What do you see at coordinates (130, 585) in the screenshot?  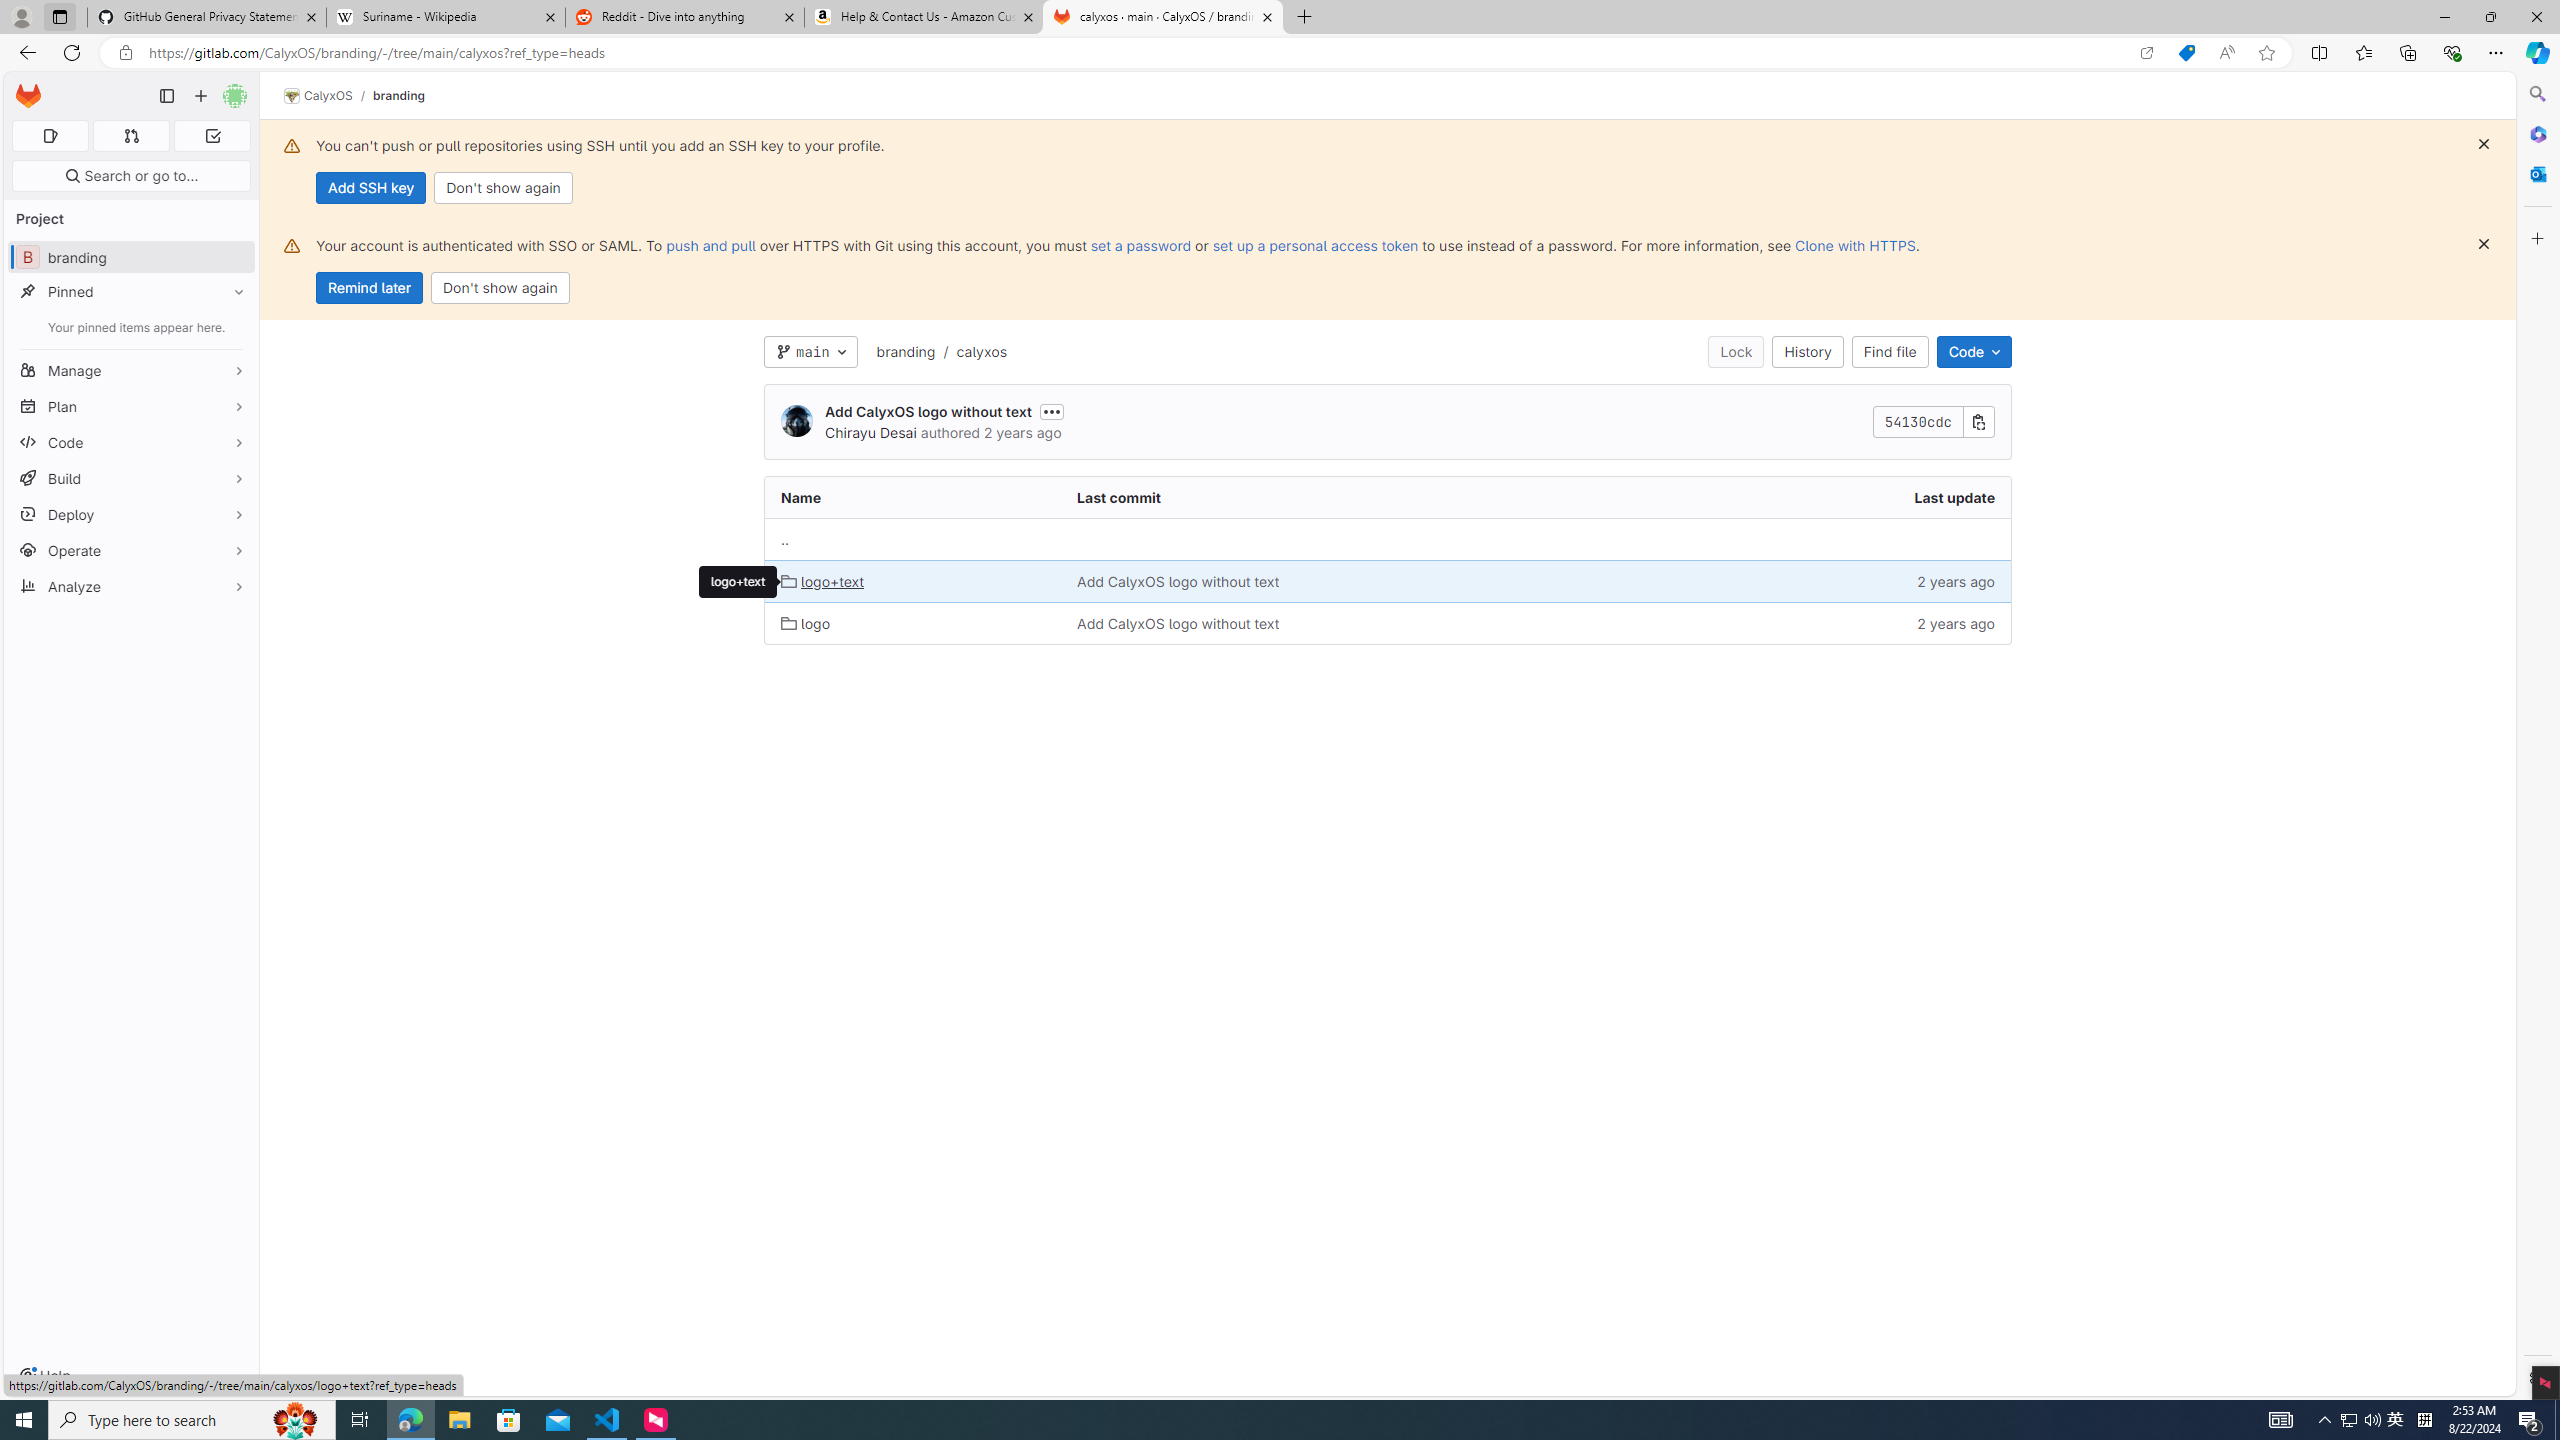 I see `'Analyze'` at bounding box center [130, 585].